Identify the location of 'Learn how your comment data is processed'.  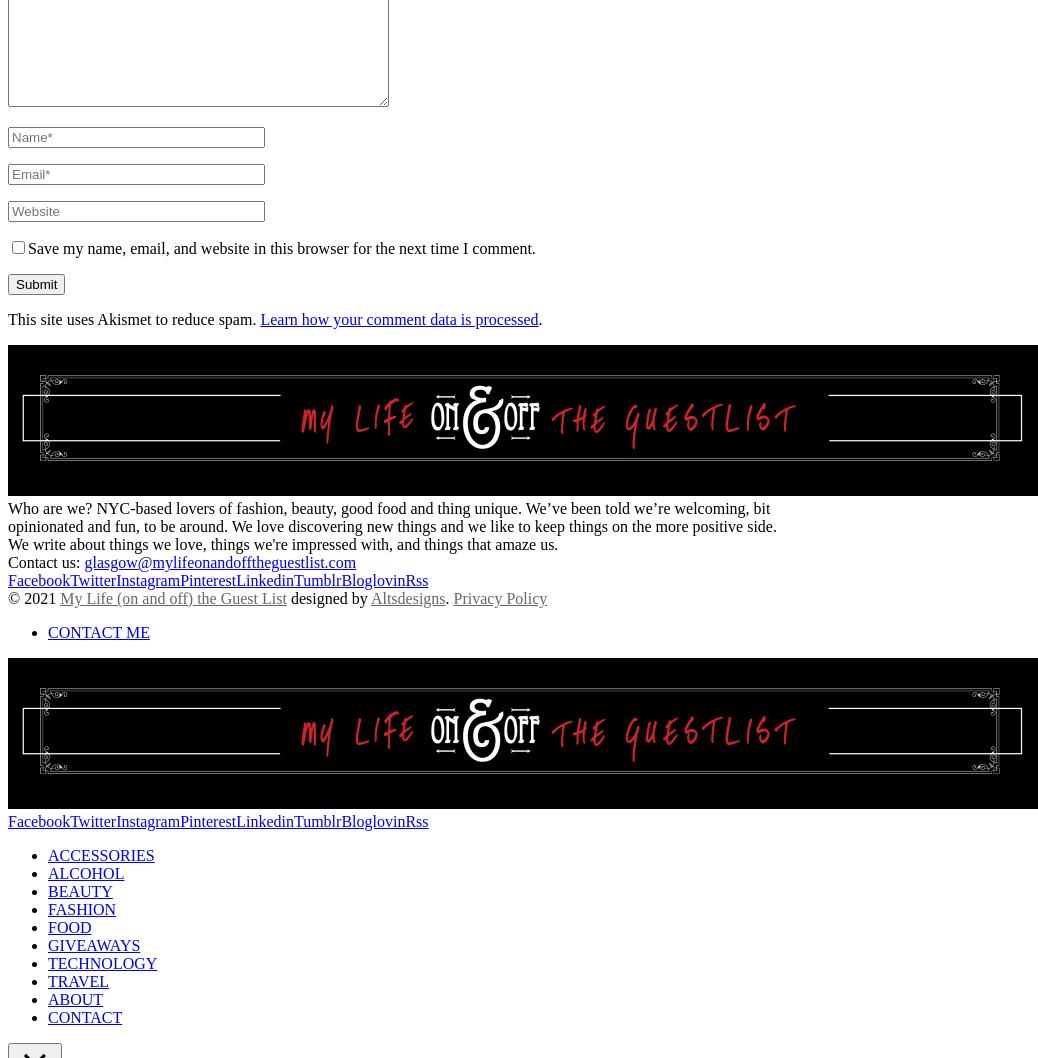
(399, 317).